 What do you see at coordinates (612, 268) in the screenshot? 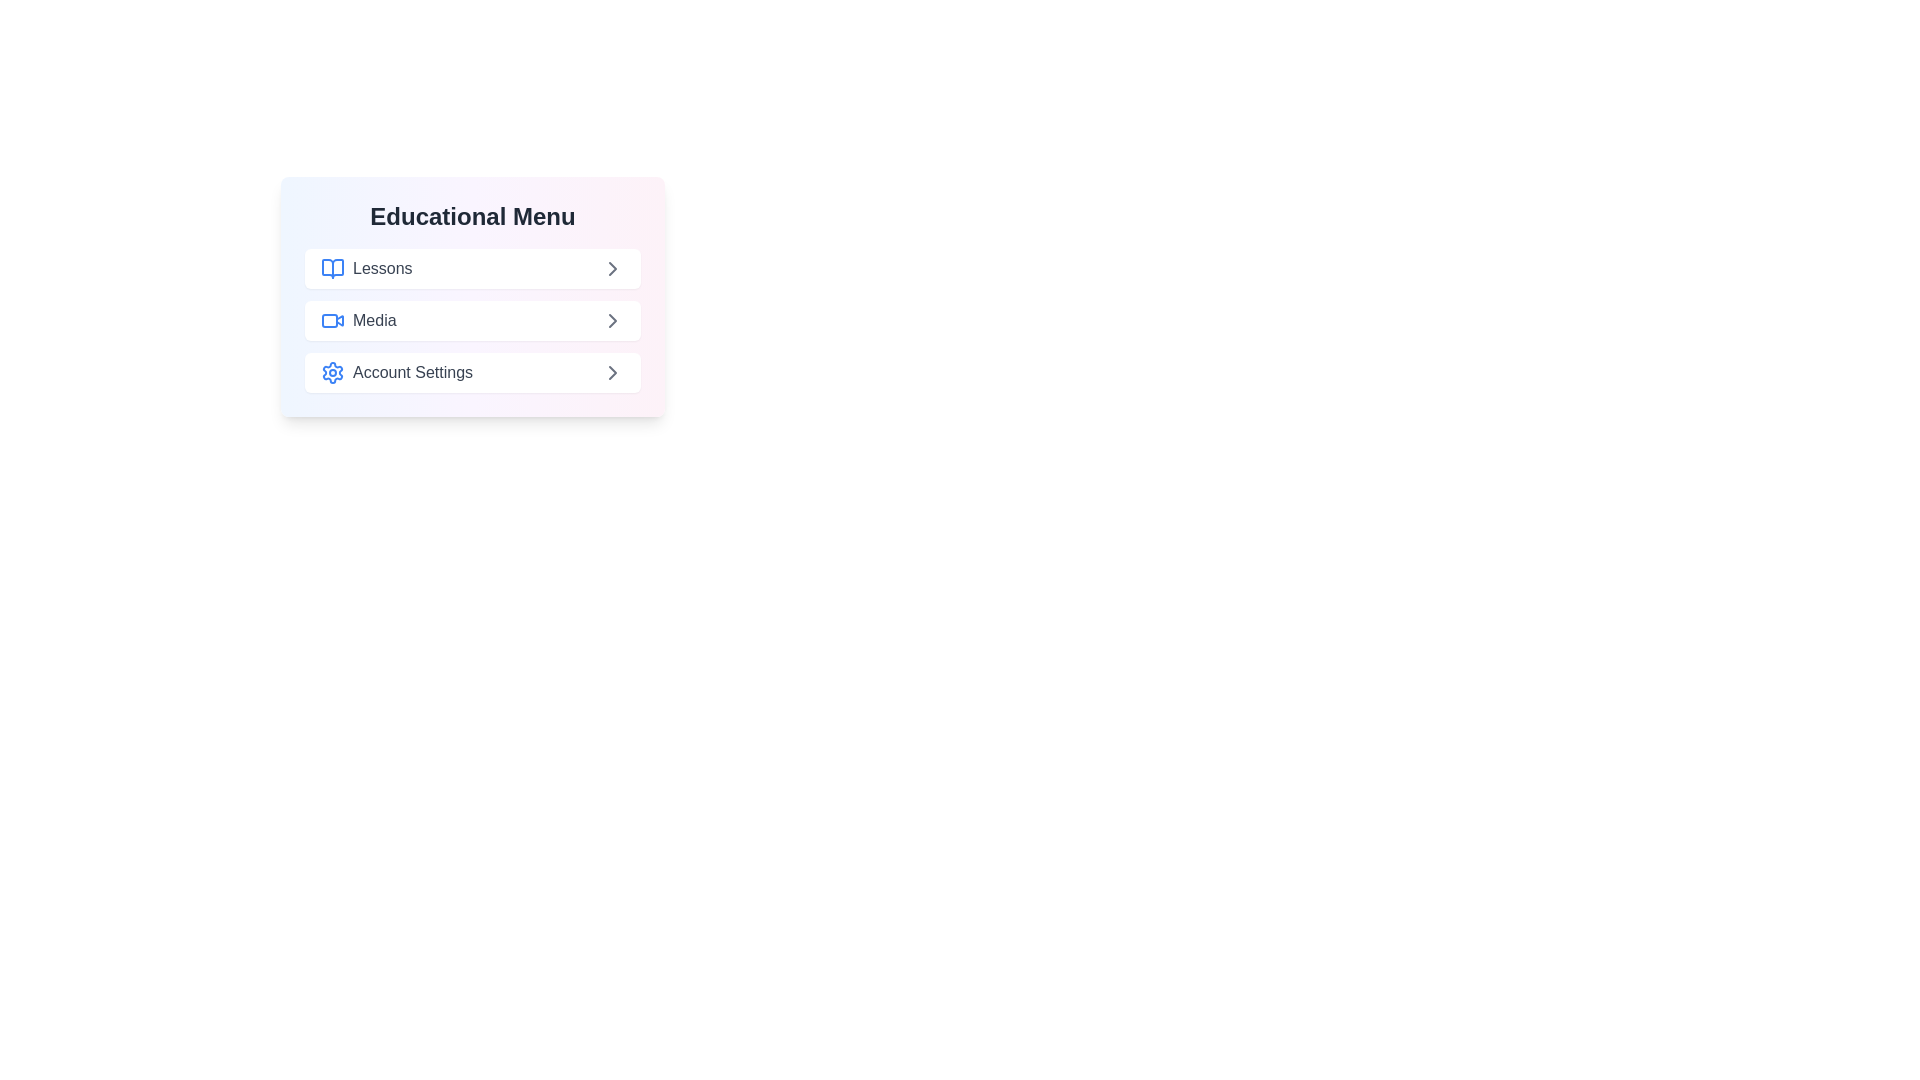
I see `the chevron icon within the 'Lessons' menu option in the 'Educational Menu'` at bounding box center [612, 268].